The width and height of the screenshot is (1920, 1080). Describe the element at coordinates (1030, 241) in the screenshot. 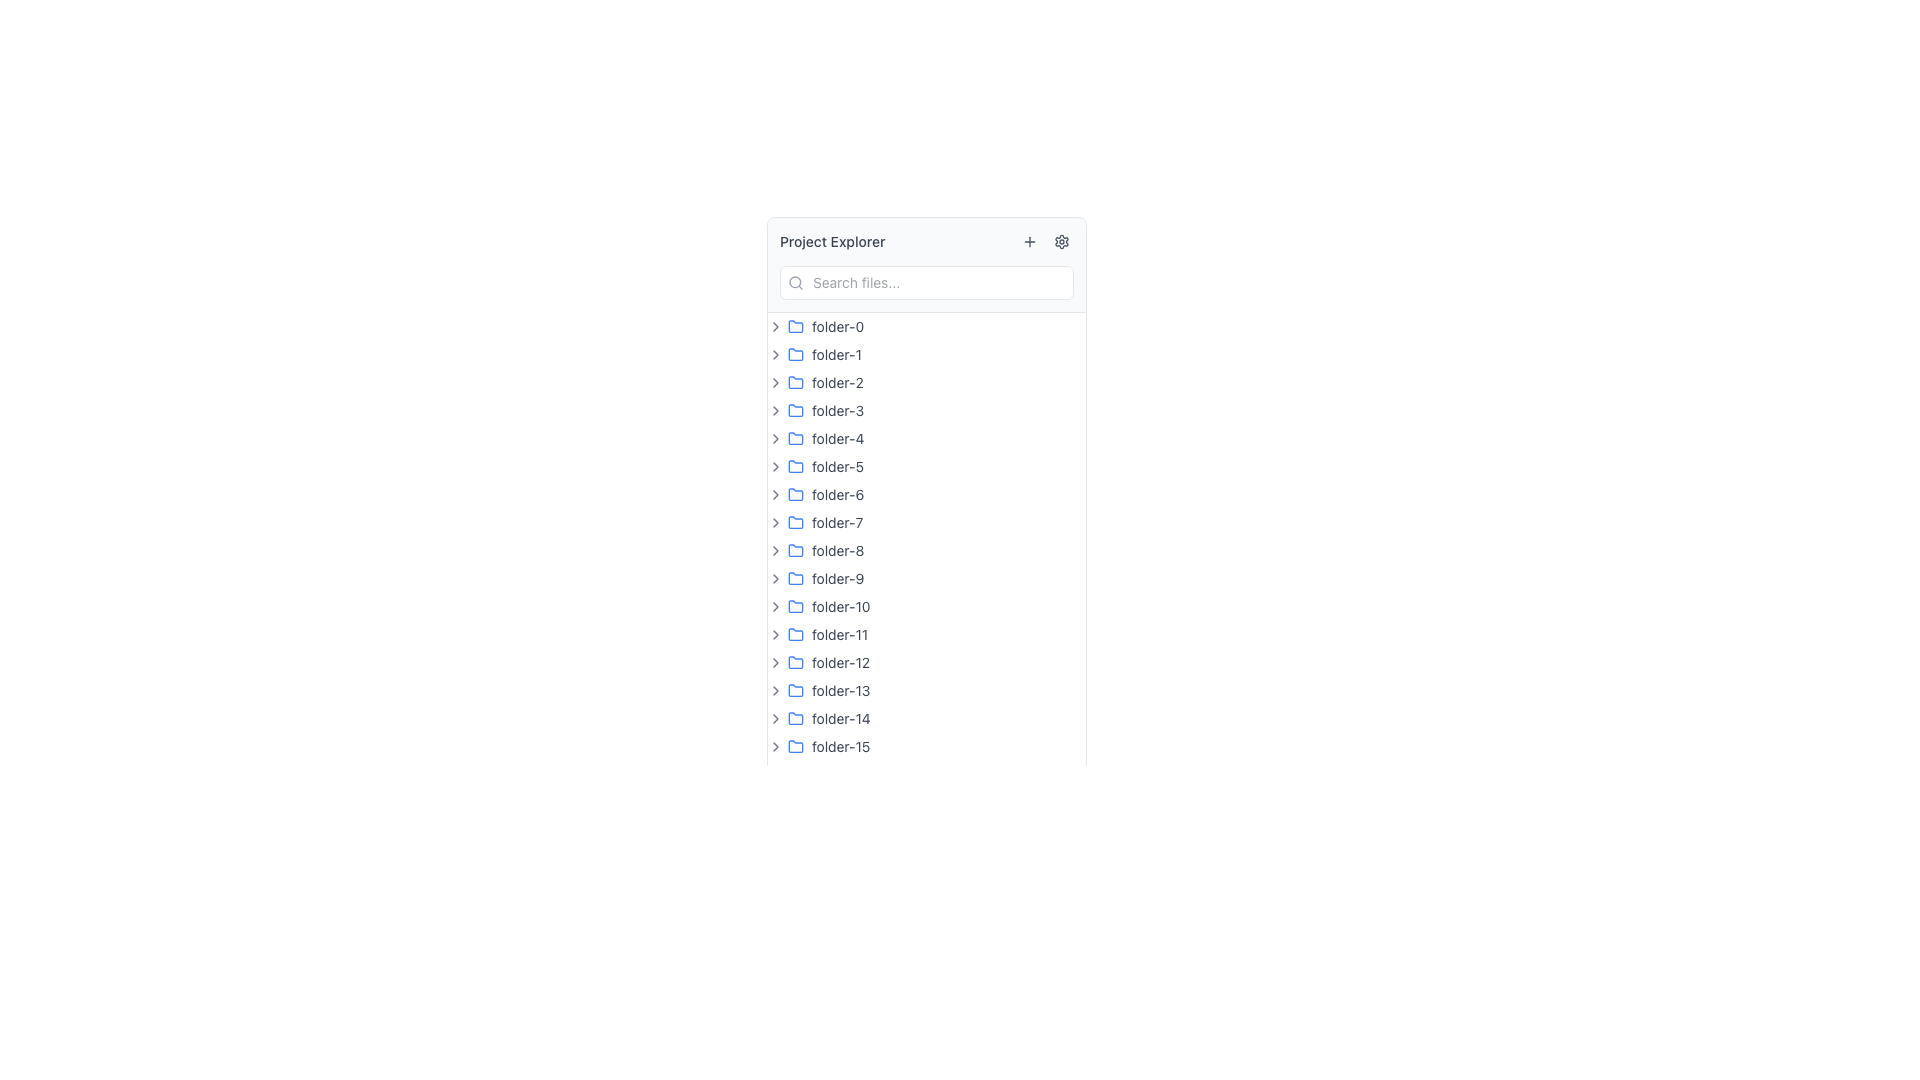

I see `the button` at that location.